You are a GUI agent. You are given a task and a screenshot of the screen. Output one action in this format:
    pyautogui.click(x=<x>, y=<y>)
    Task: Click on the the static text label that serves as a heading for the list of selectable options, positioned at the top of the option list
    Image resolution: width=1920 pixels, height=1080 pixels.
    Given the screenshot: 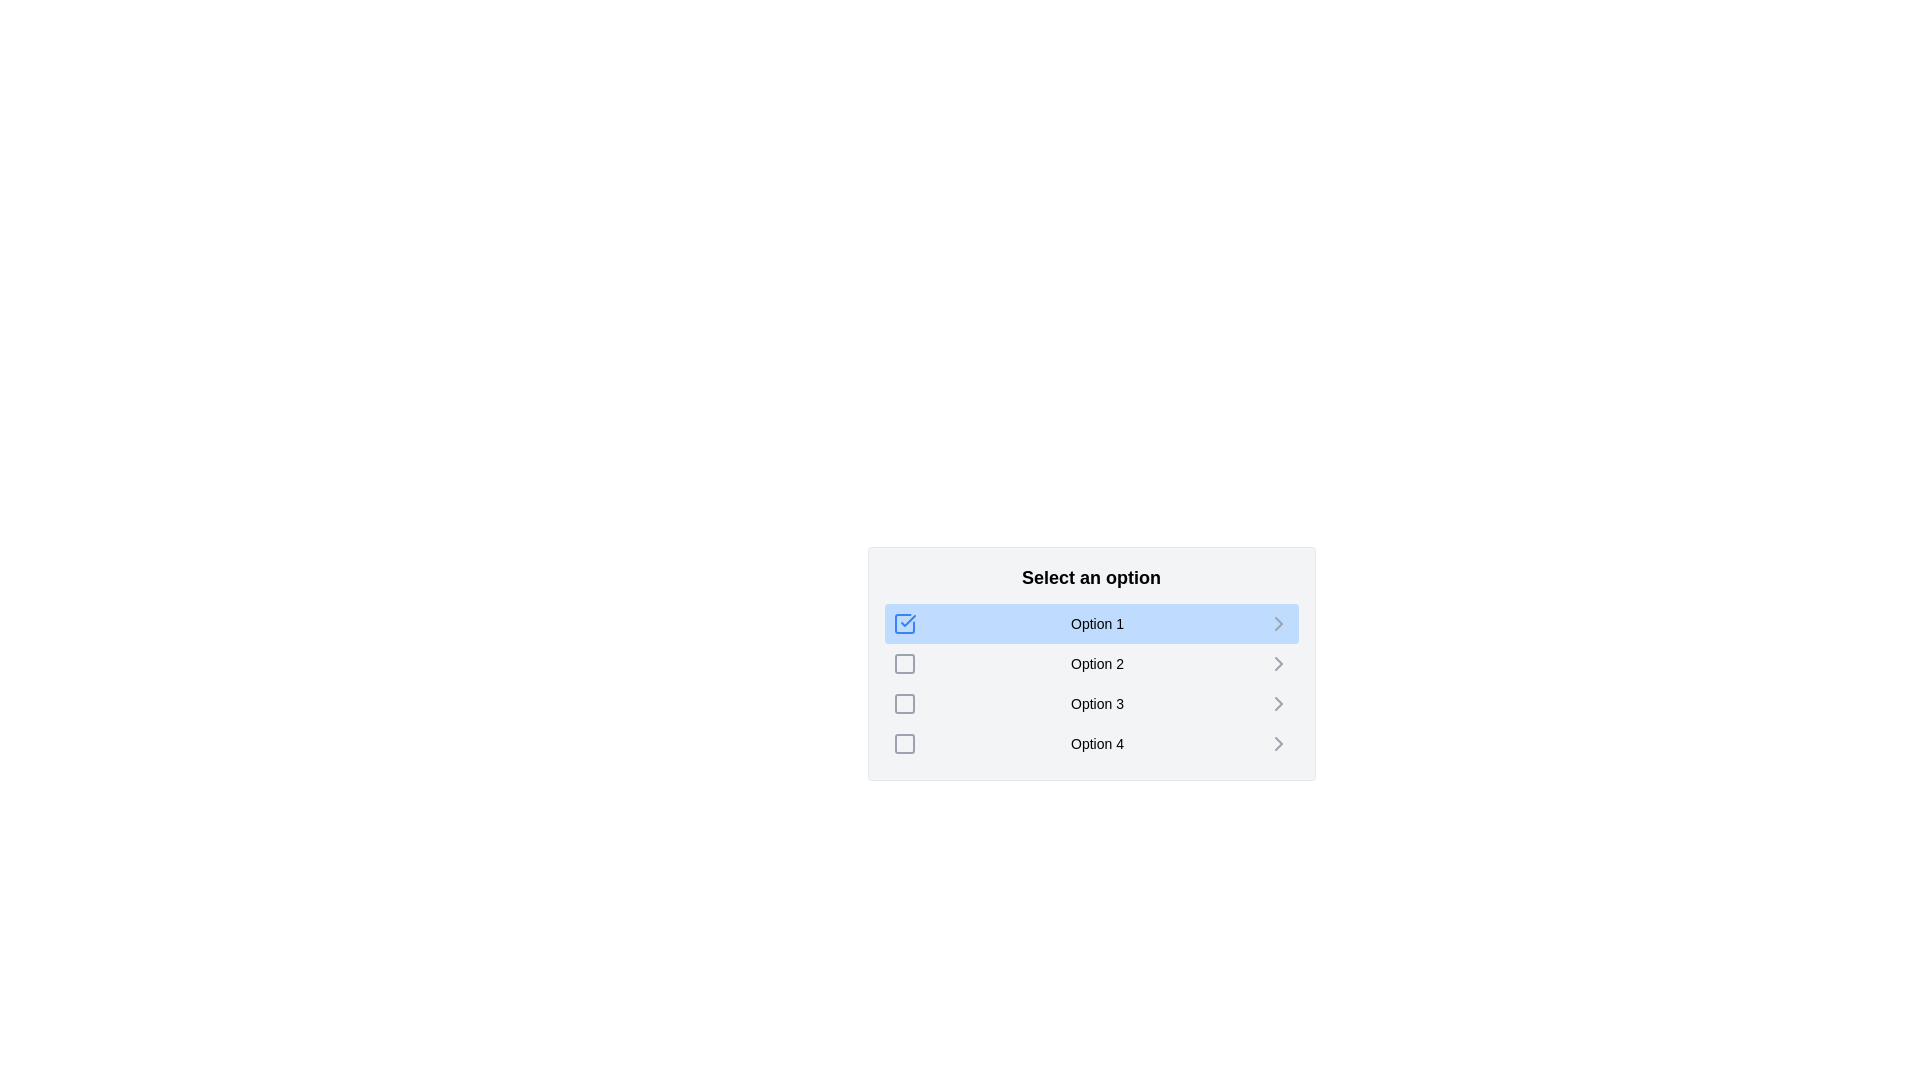 What is the action you would take?
    pyautogui.click(x=1090, y=578)
    